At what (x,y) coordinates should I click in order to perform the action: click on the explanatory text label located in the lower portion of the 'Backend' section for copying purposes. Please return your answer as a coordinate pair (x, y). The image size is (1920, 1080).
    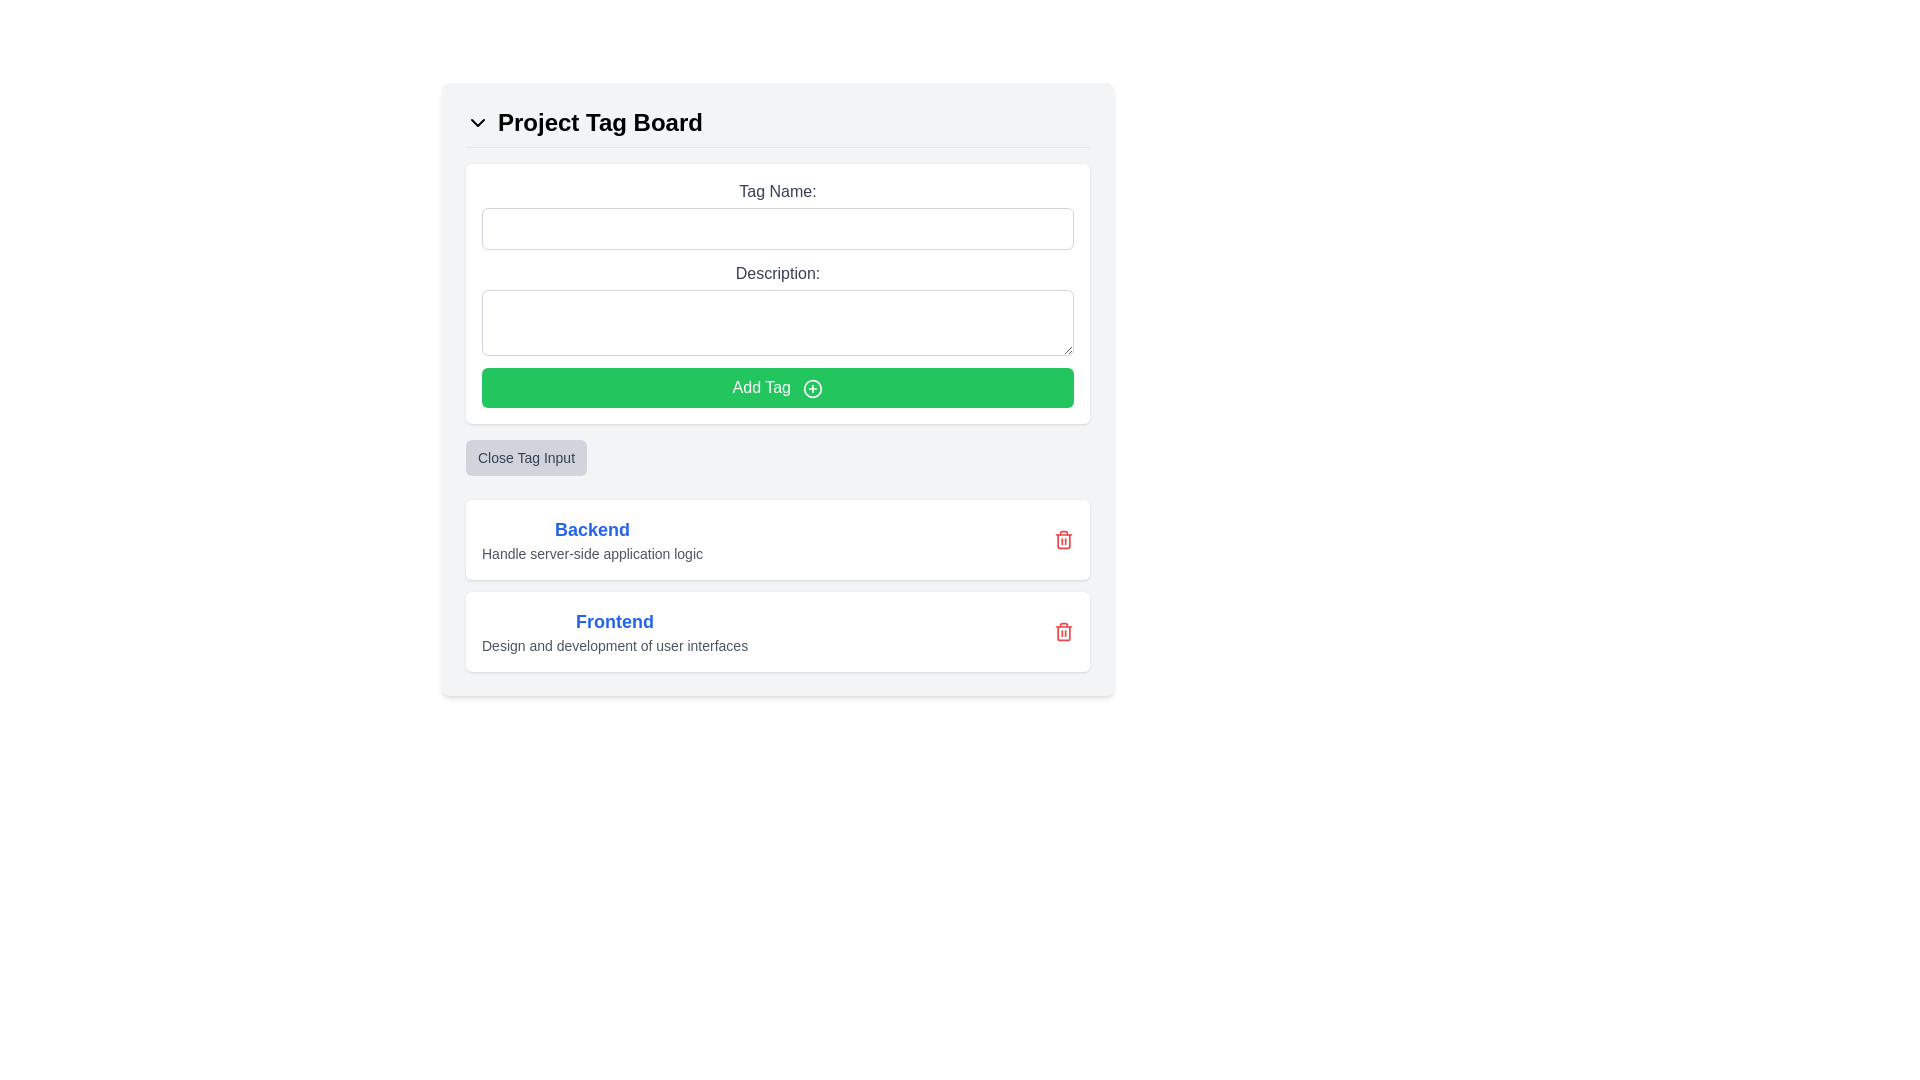
    Looking at the image, I should click on (591, 554).